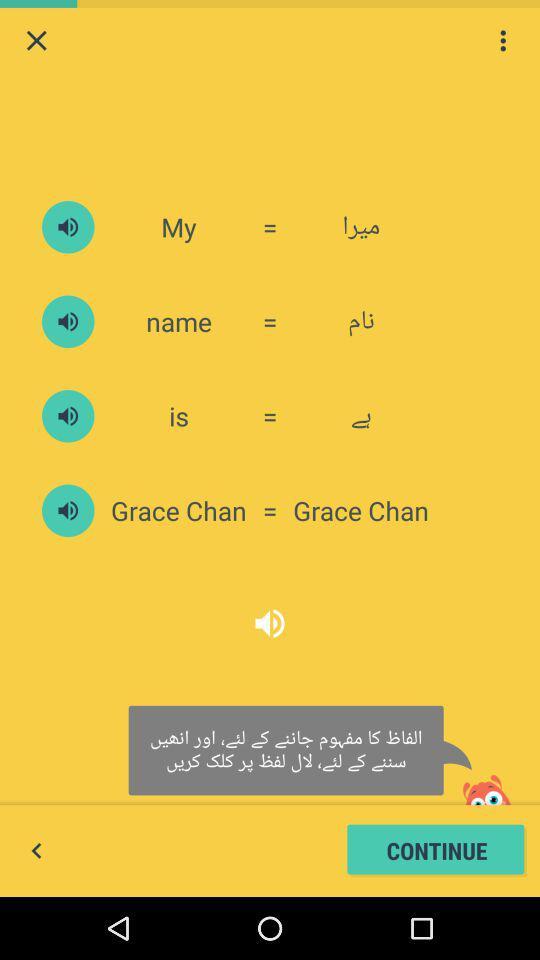 The image size is (540, 960). I want to click on the volume icon which is left side to the text name, so click(67, 321).